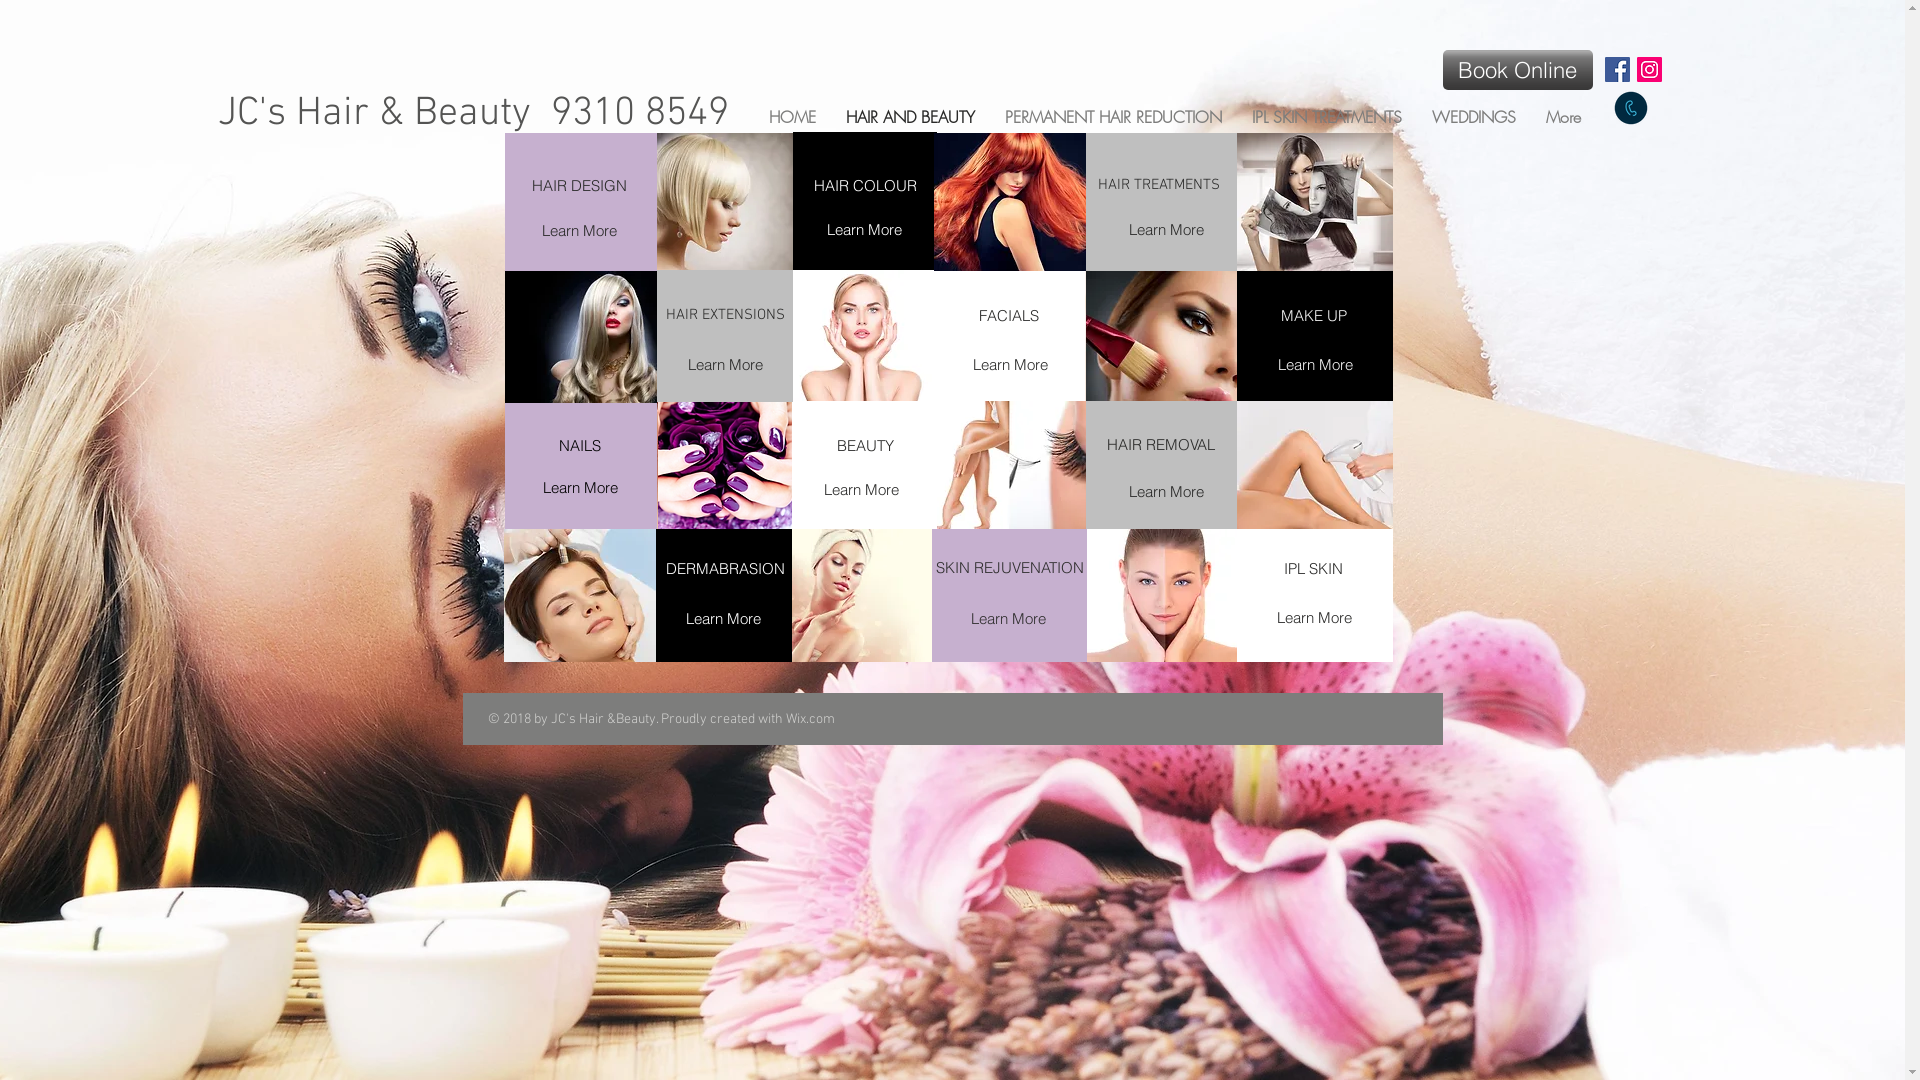 This screenshot has height=1080, width=1920. I want to click on 'Learn More', so click(1166, 228).